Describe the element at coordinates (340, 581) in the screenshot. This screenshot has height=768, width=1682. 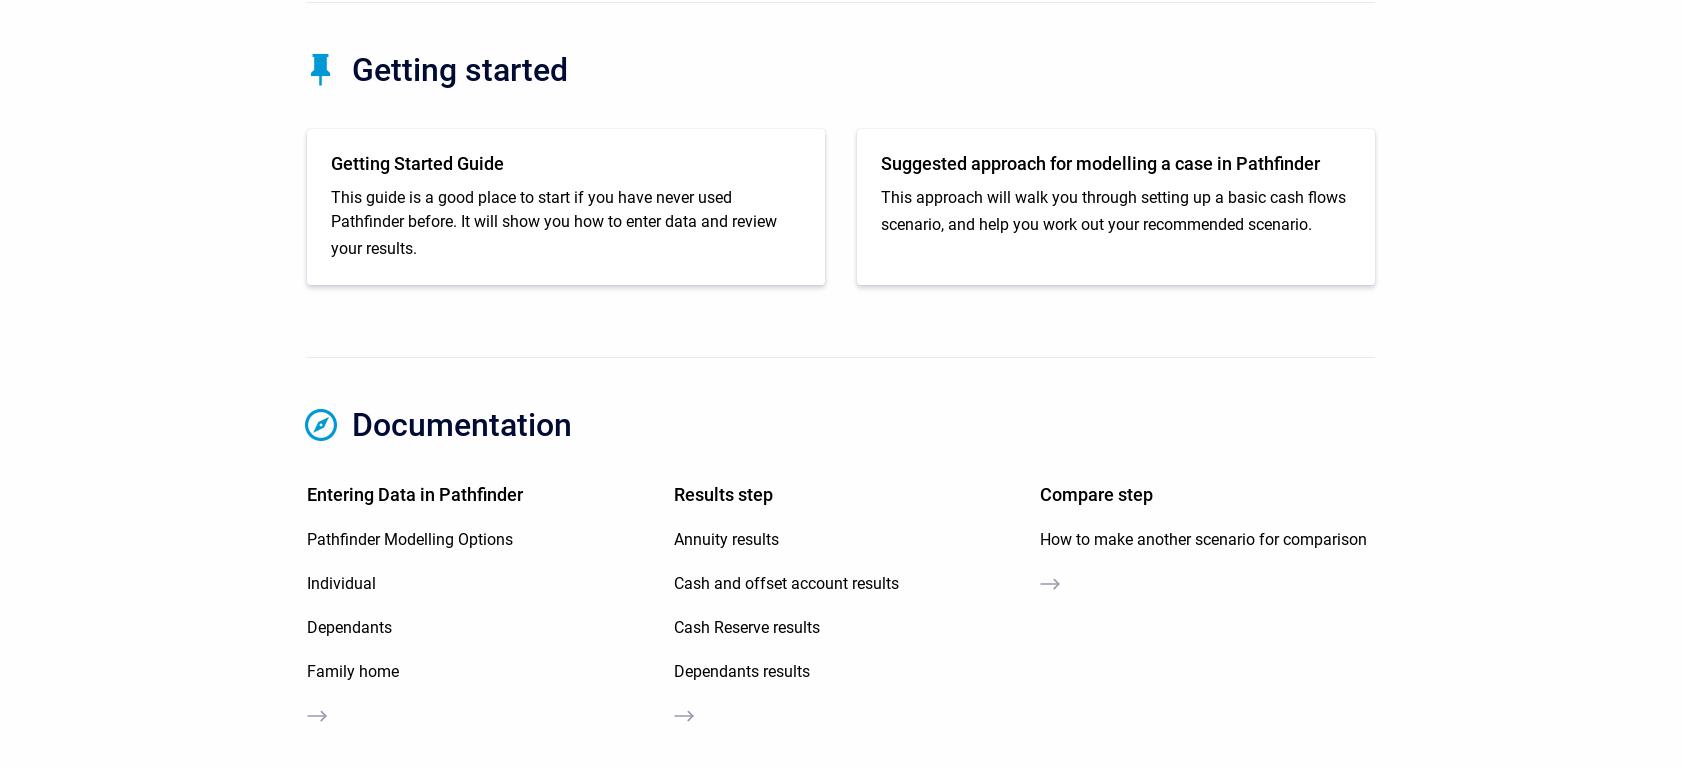
I see `'Individual'` at that location.